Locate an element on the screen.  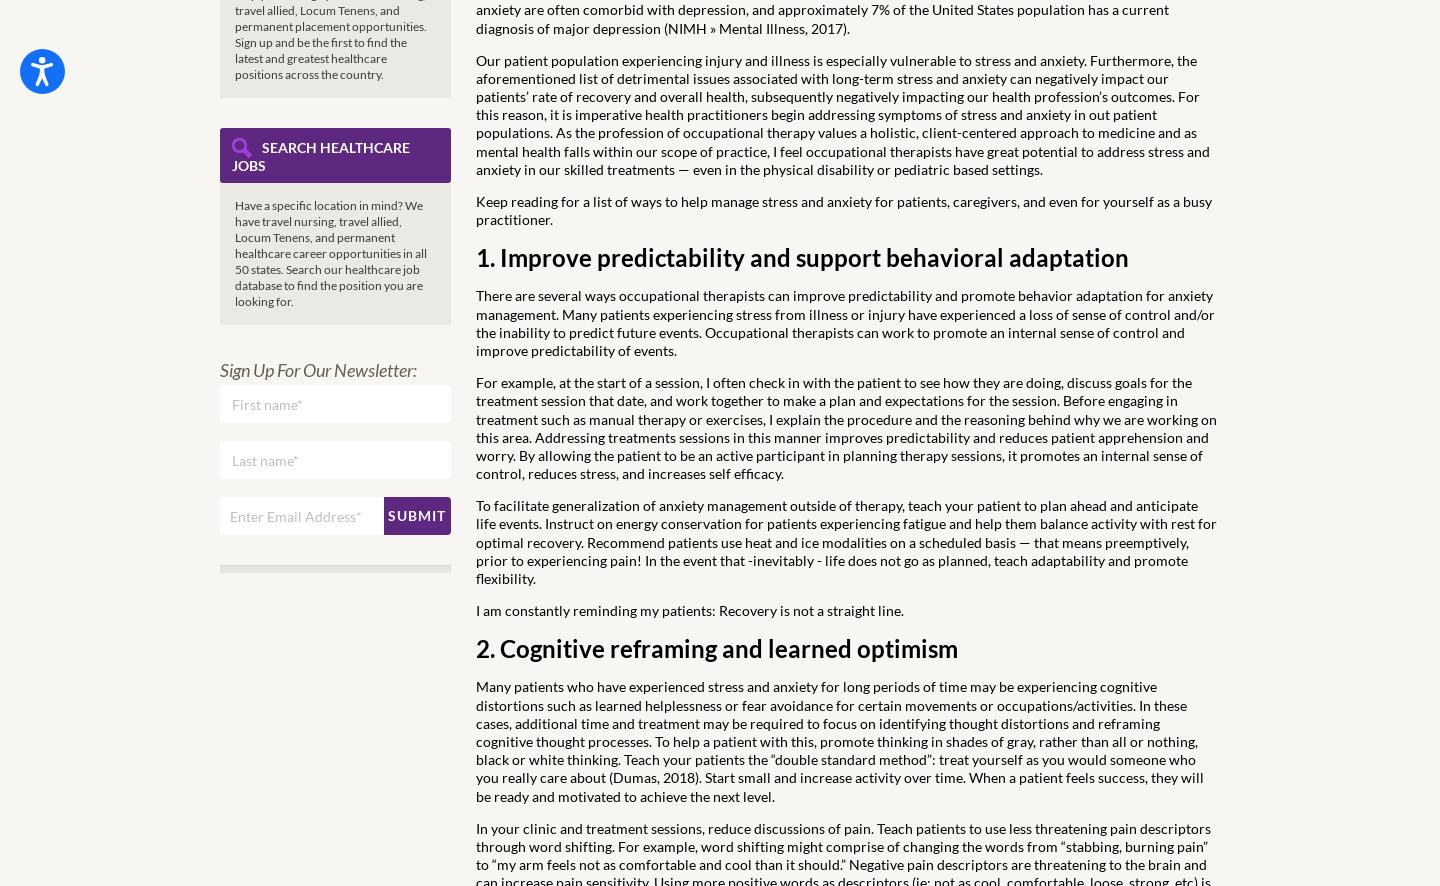
'Search Healthcare Jobs' is located at coordinates (320, 155).